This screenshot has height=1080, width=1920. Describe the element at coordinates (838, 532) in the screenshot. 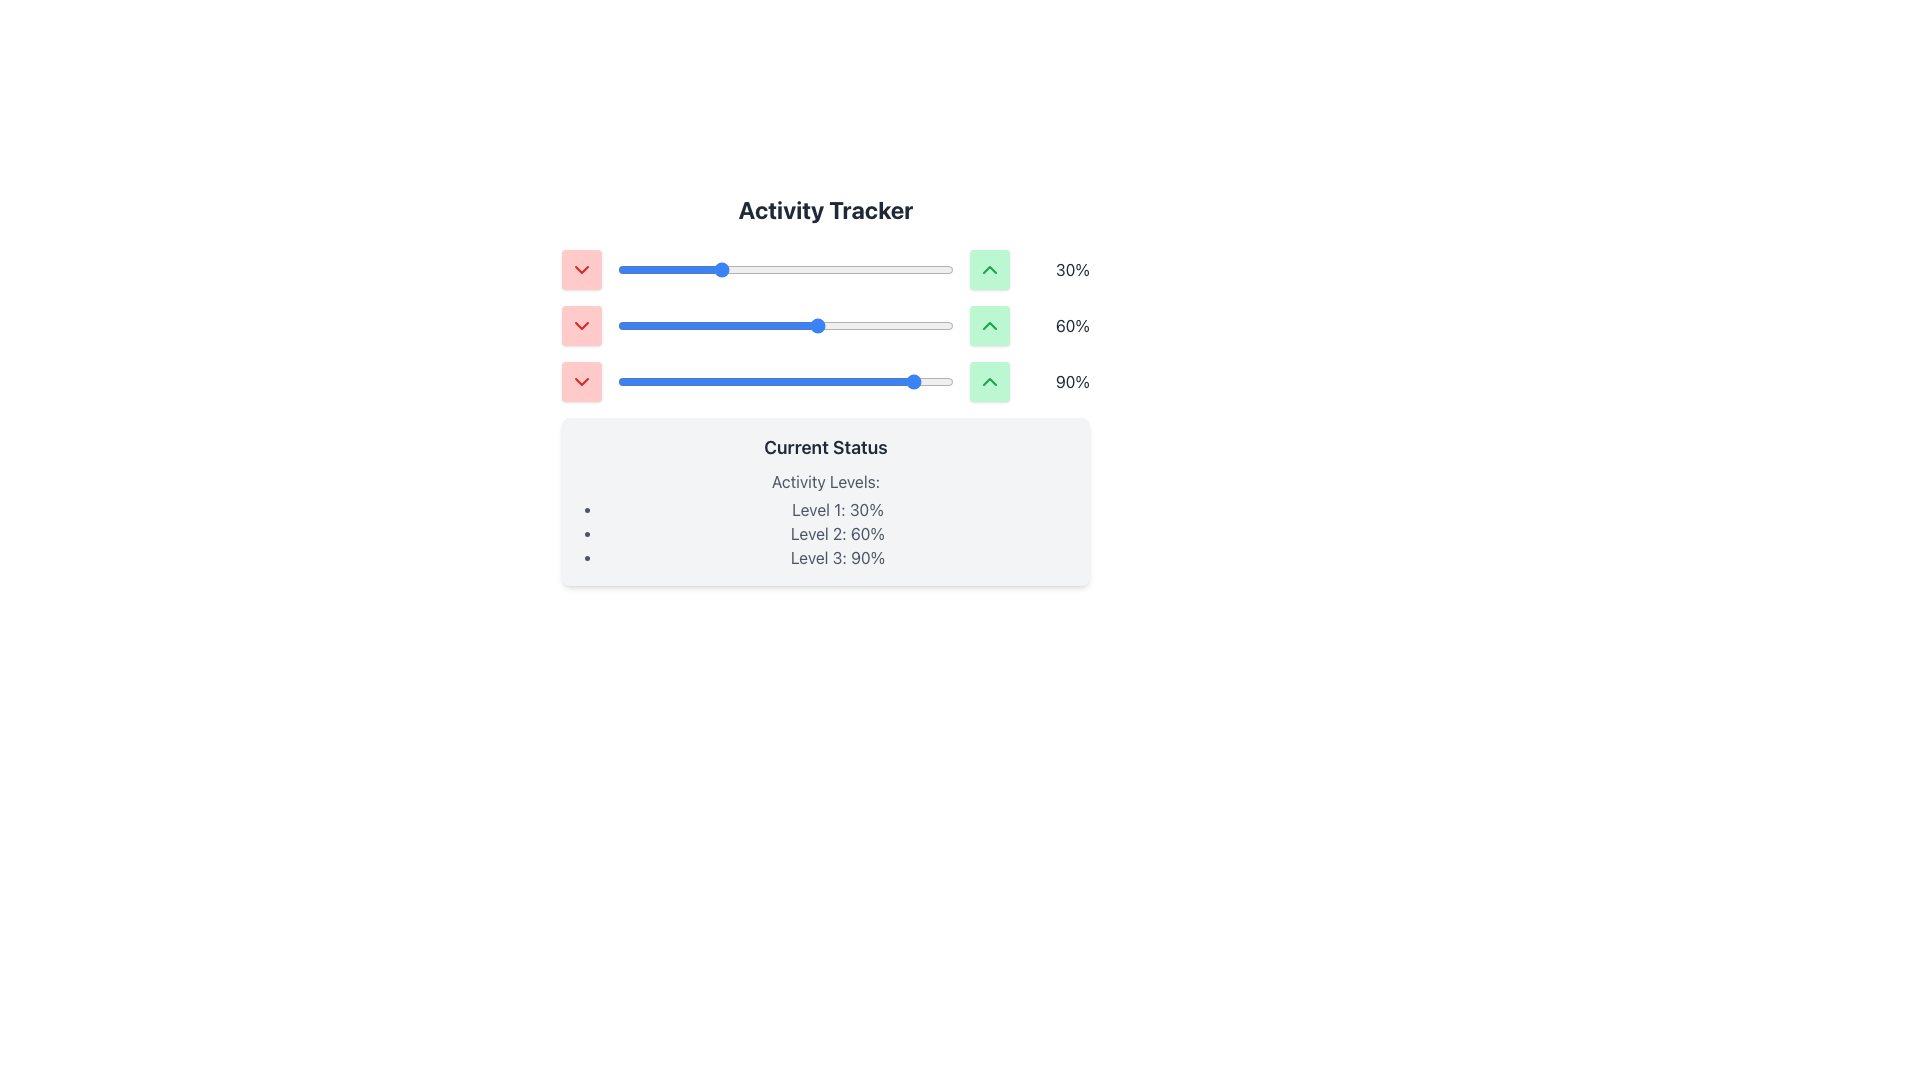

I see `the text label displaying 'Level 2: 60%' which is the second item in the vertical bulleted list under 'Current Status: Activity Levels:'` at that location.